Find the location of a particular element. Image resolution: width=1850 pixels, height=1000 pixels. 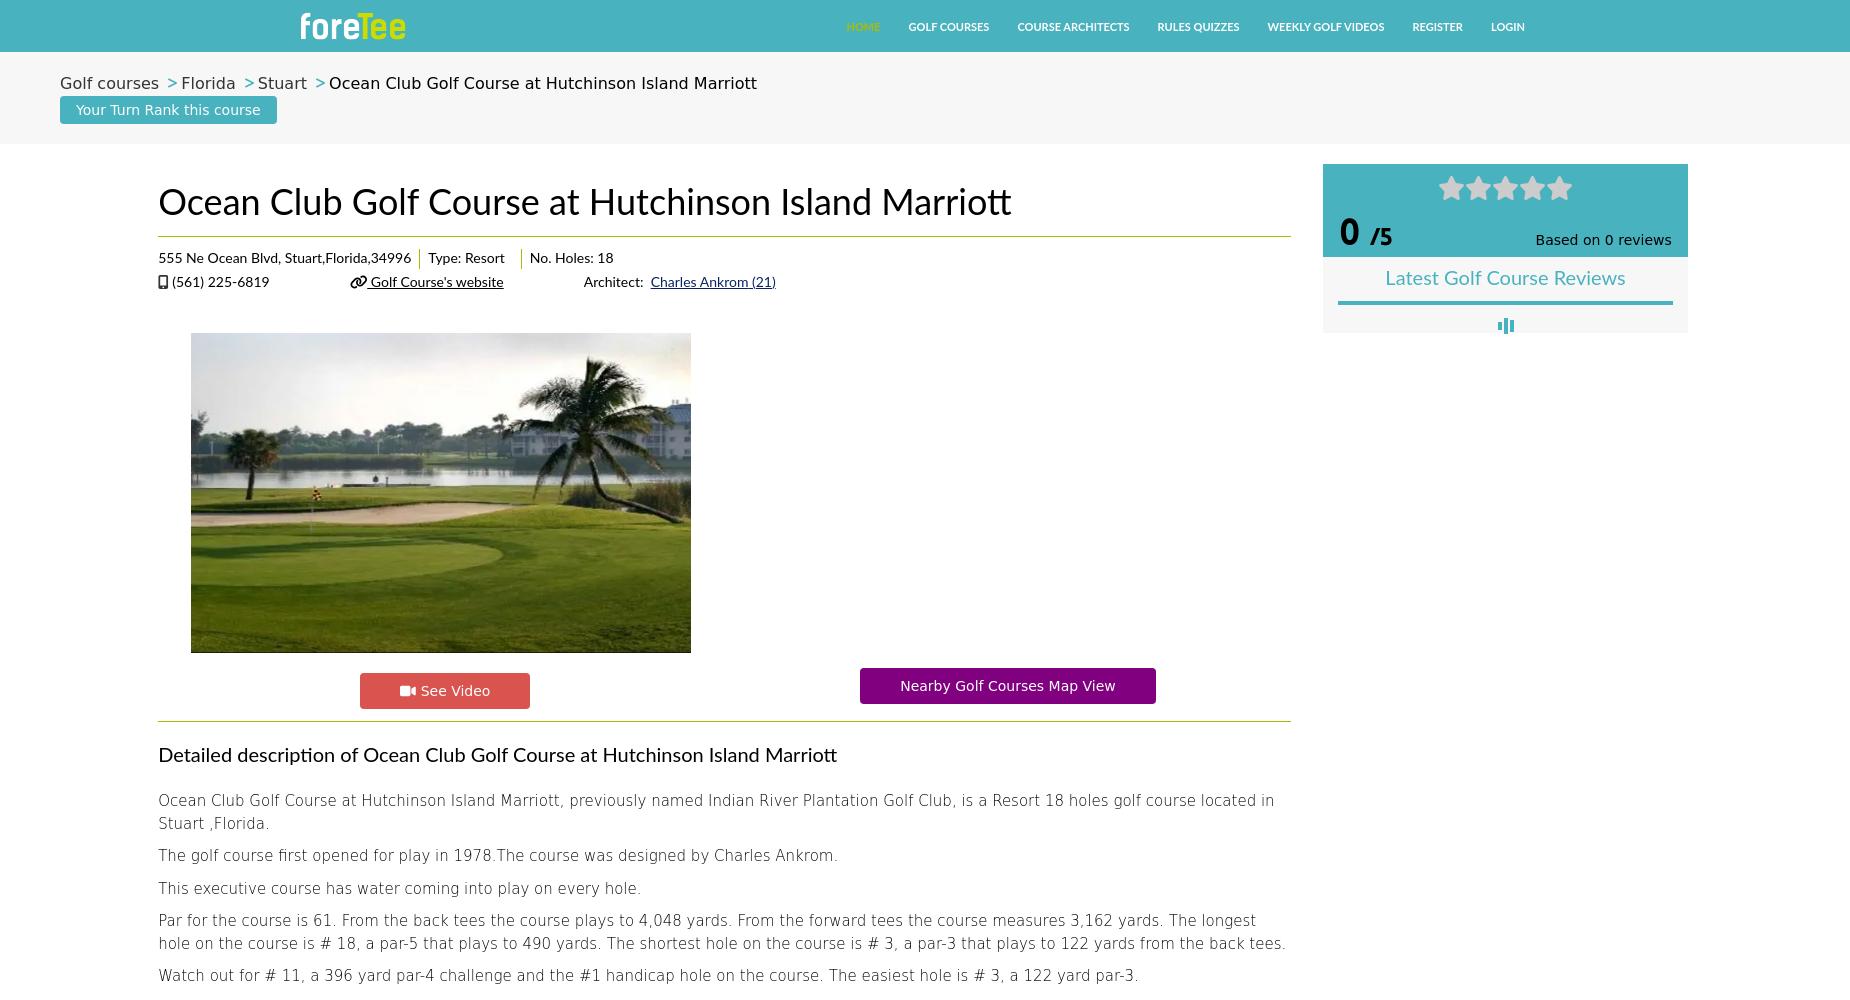

'The golf course first opened for play in 1978.The course was designed by Charles Ankrom.' is located at coordinates (156, 855).